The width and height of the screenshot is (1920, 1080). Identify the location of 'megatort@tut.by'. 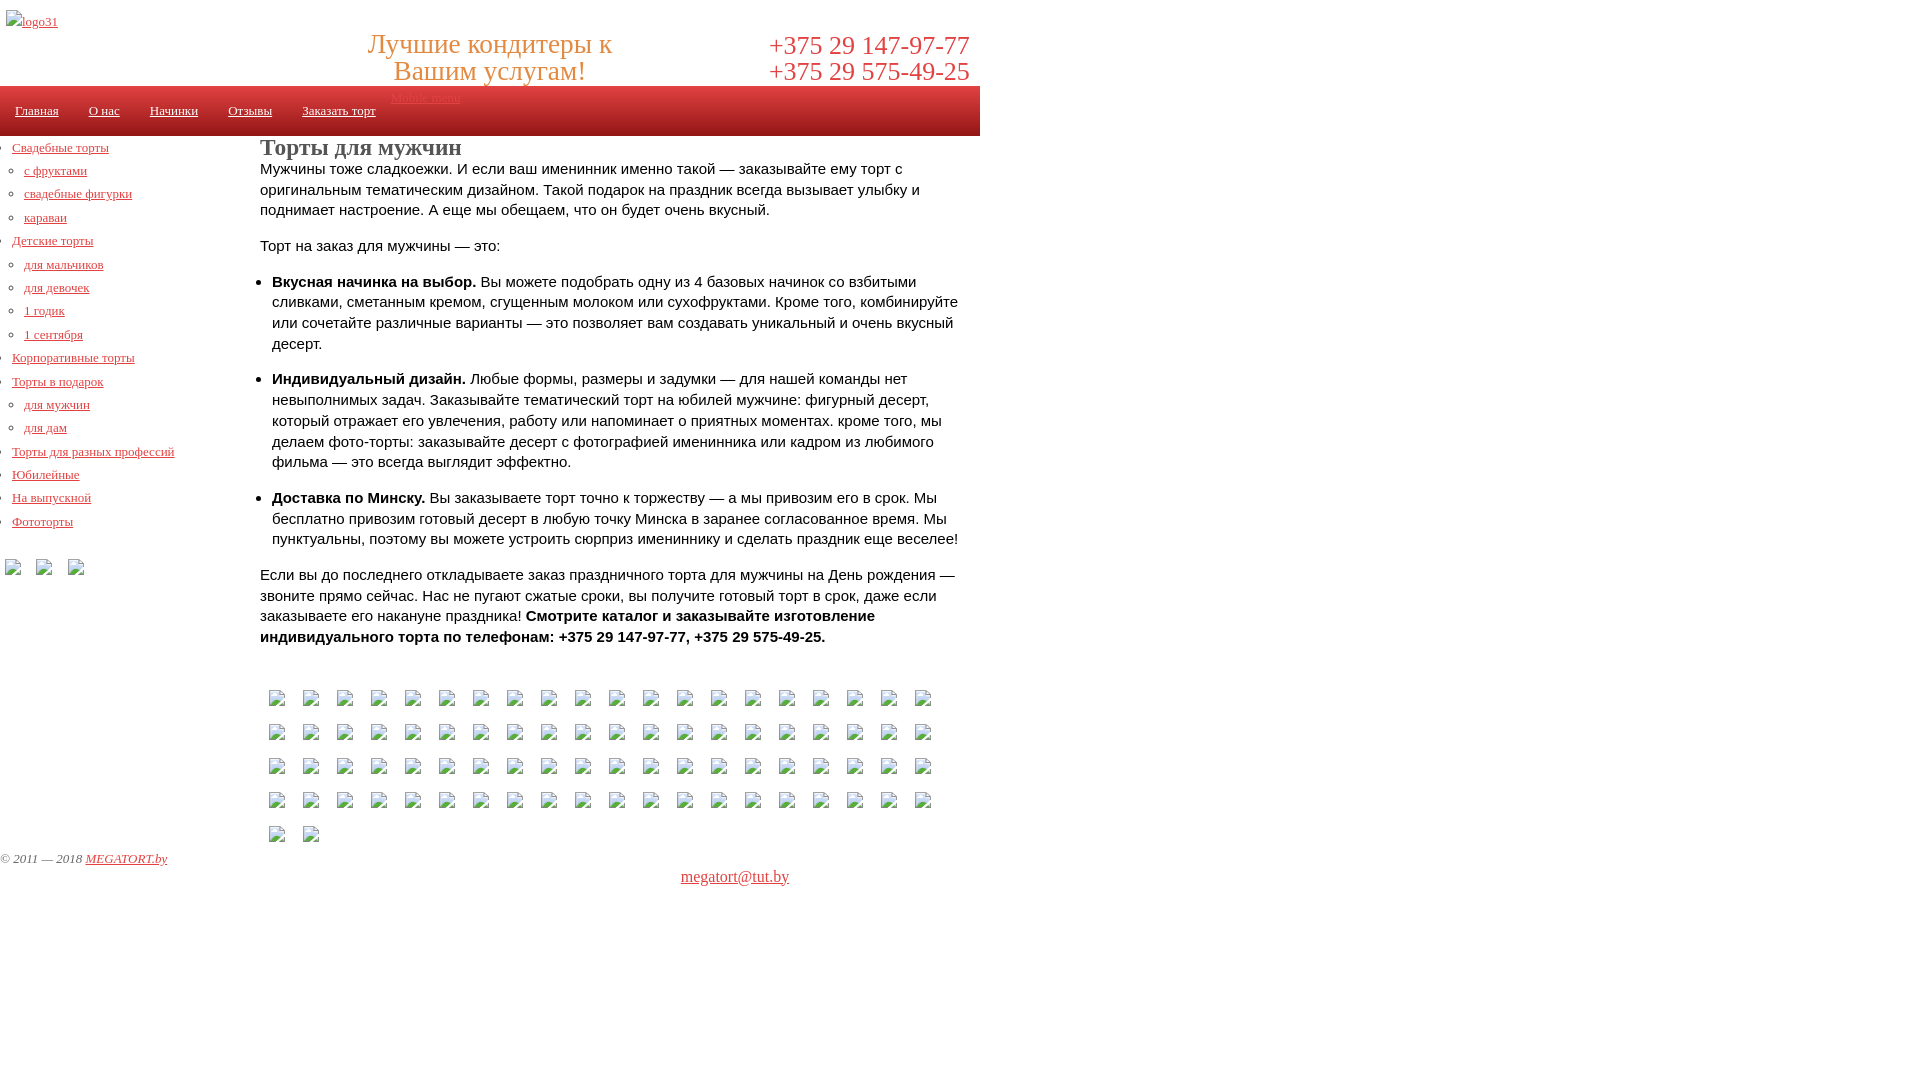
(734, 875).